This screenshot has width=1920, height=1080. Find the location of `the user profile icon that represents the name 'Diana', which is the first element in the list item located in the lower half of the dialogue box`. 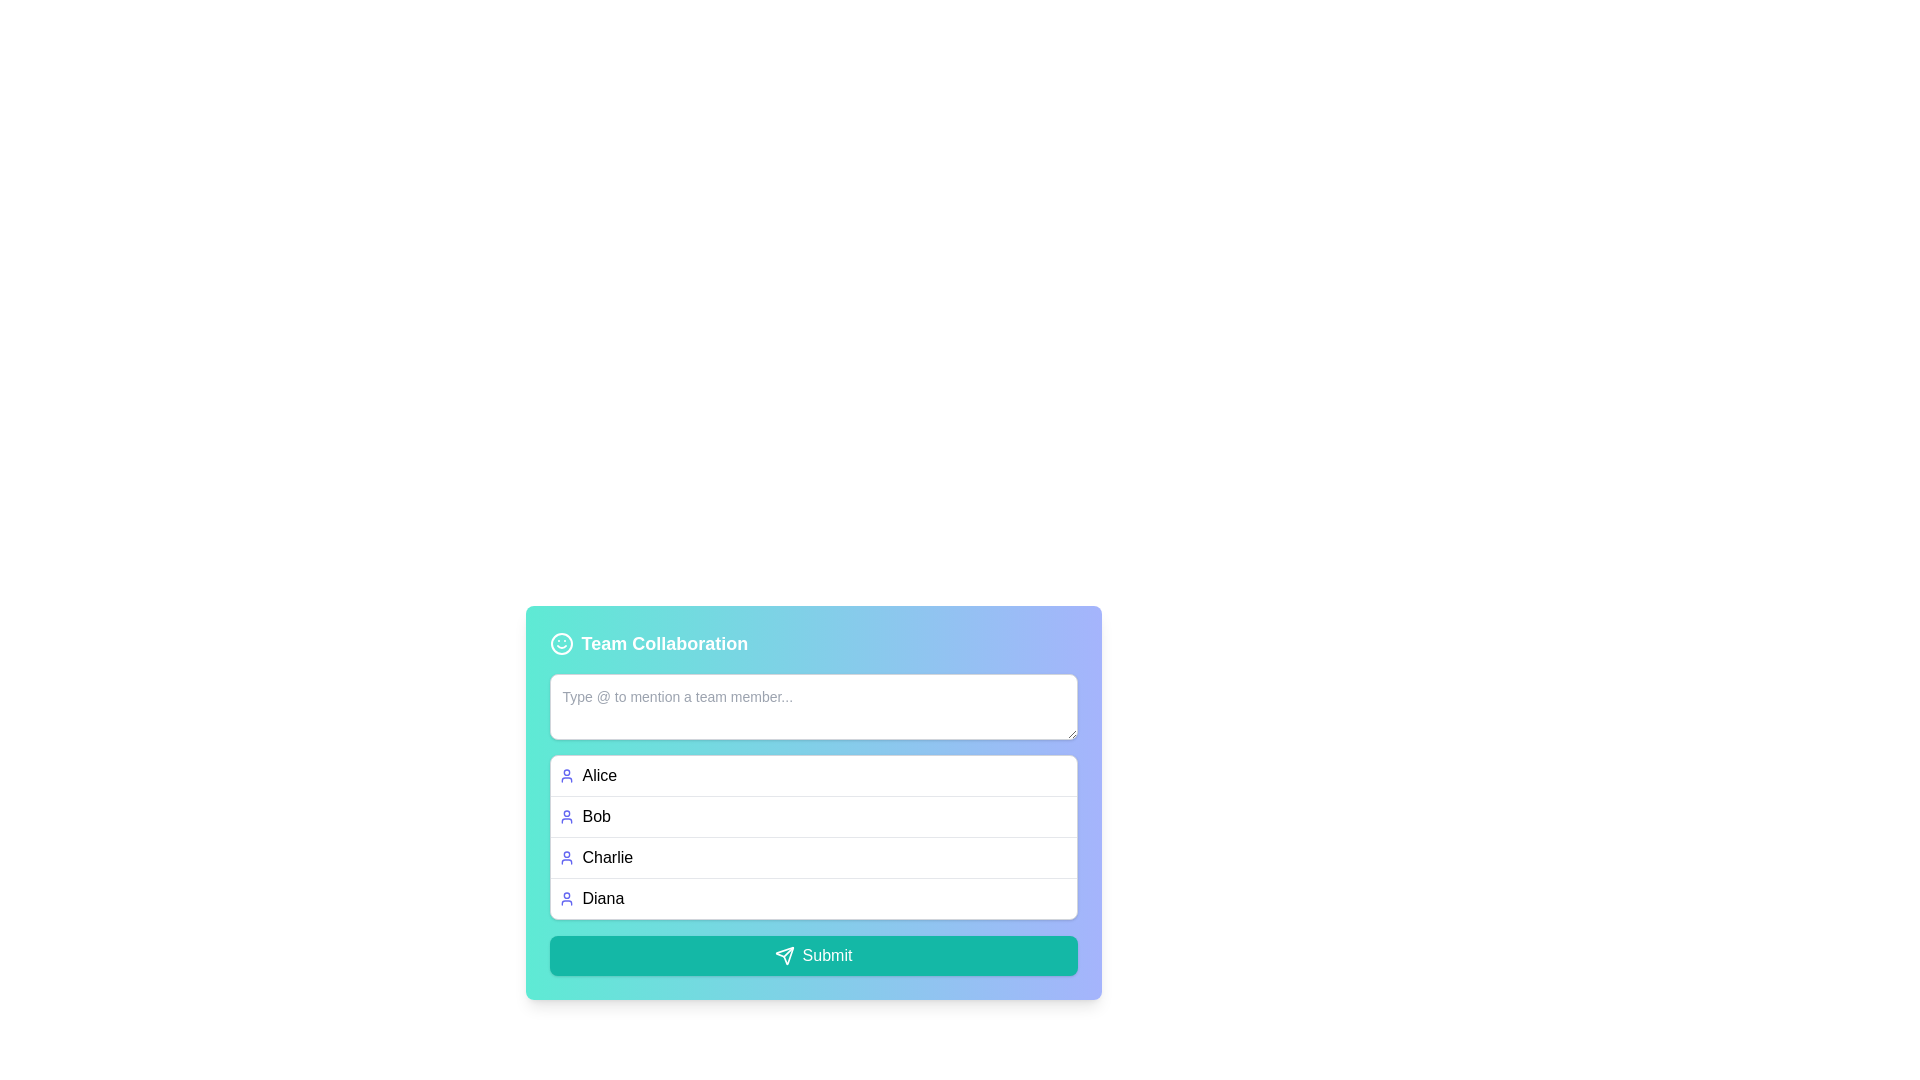

the user profile icon that represents the name 'Diana', which is the first element in the list item located in the lower half of the dialogue box is located at coordinates (565, 897).